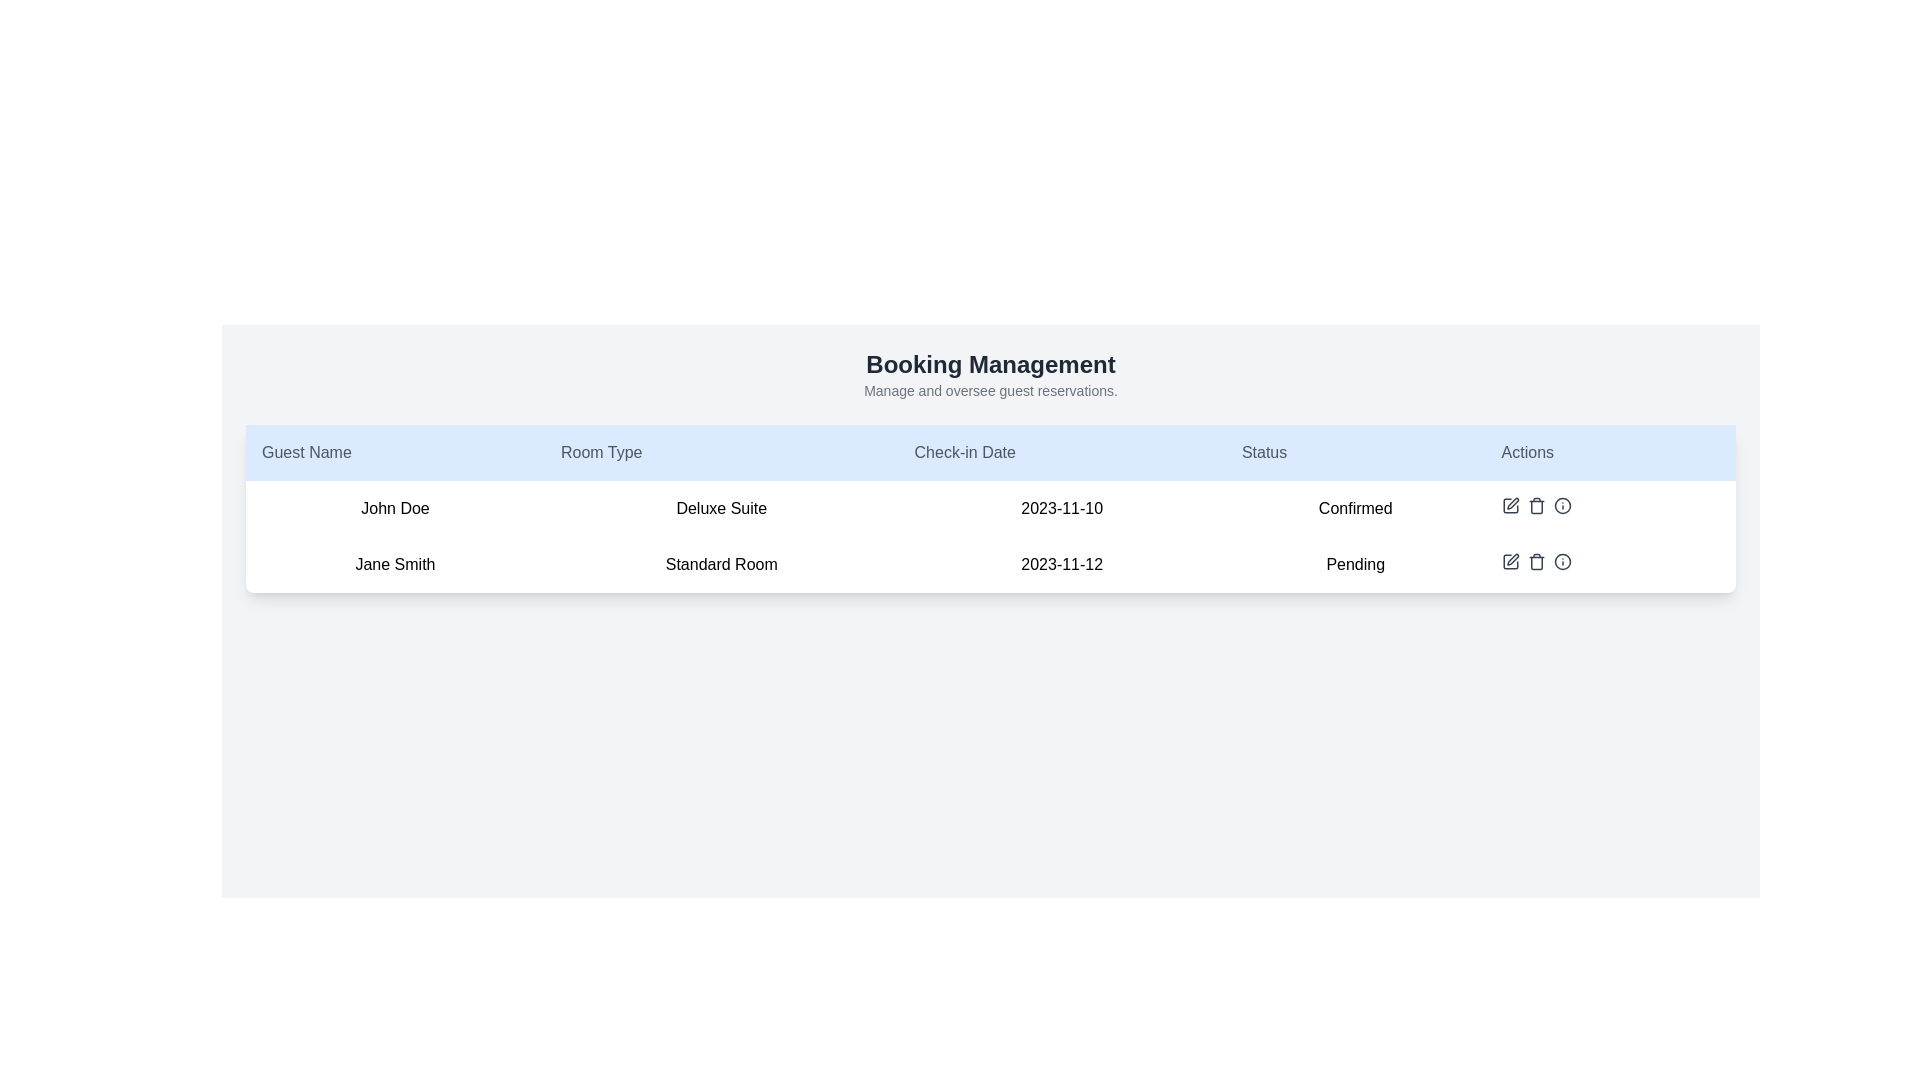  What do you see at coordinates (1535, 563) in the screenshot?
I see `the delete icon located in the 'Actions' column of the 'Pending' row in the table under the 'Booking Management' header` at bounding box center [1535, 563].